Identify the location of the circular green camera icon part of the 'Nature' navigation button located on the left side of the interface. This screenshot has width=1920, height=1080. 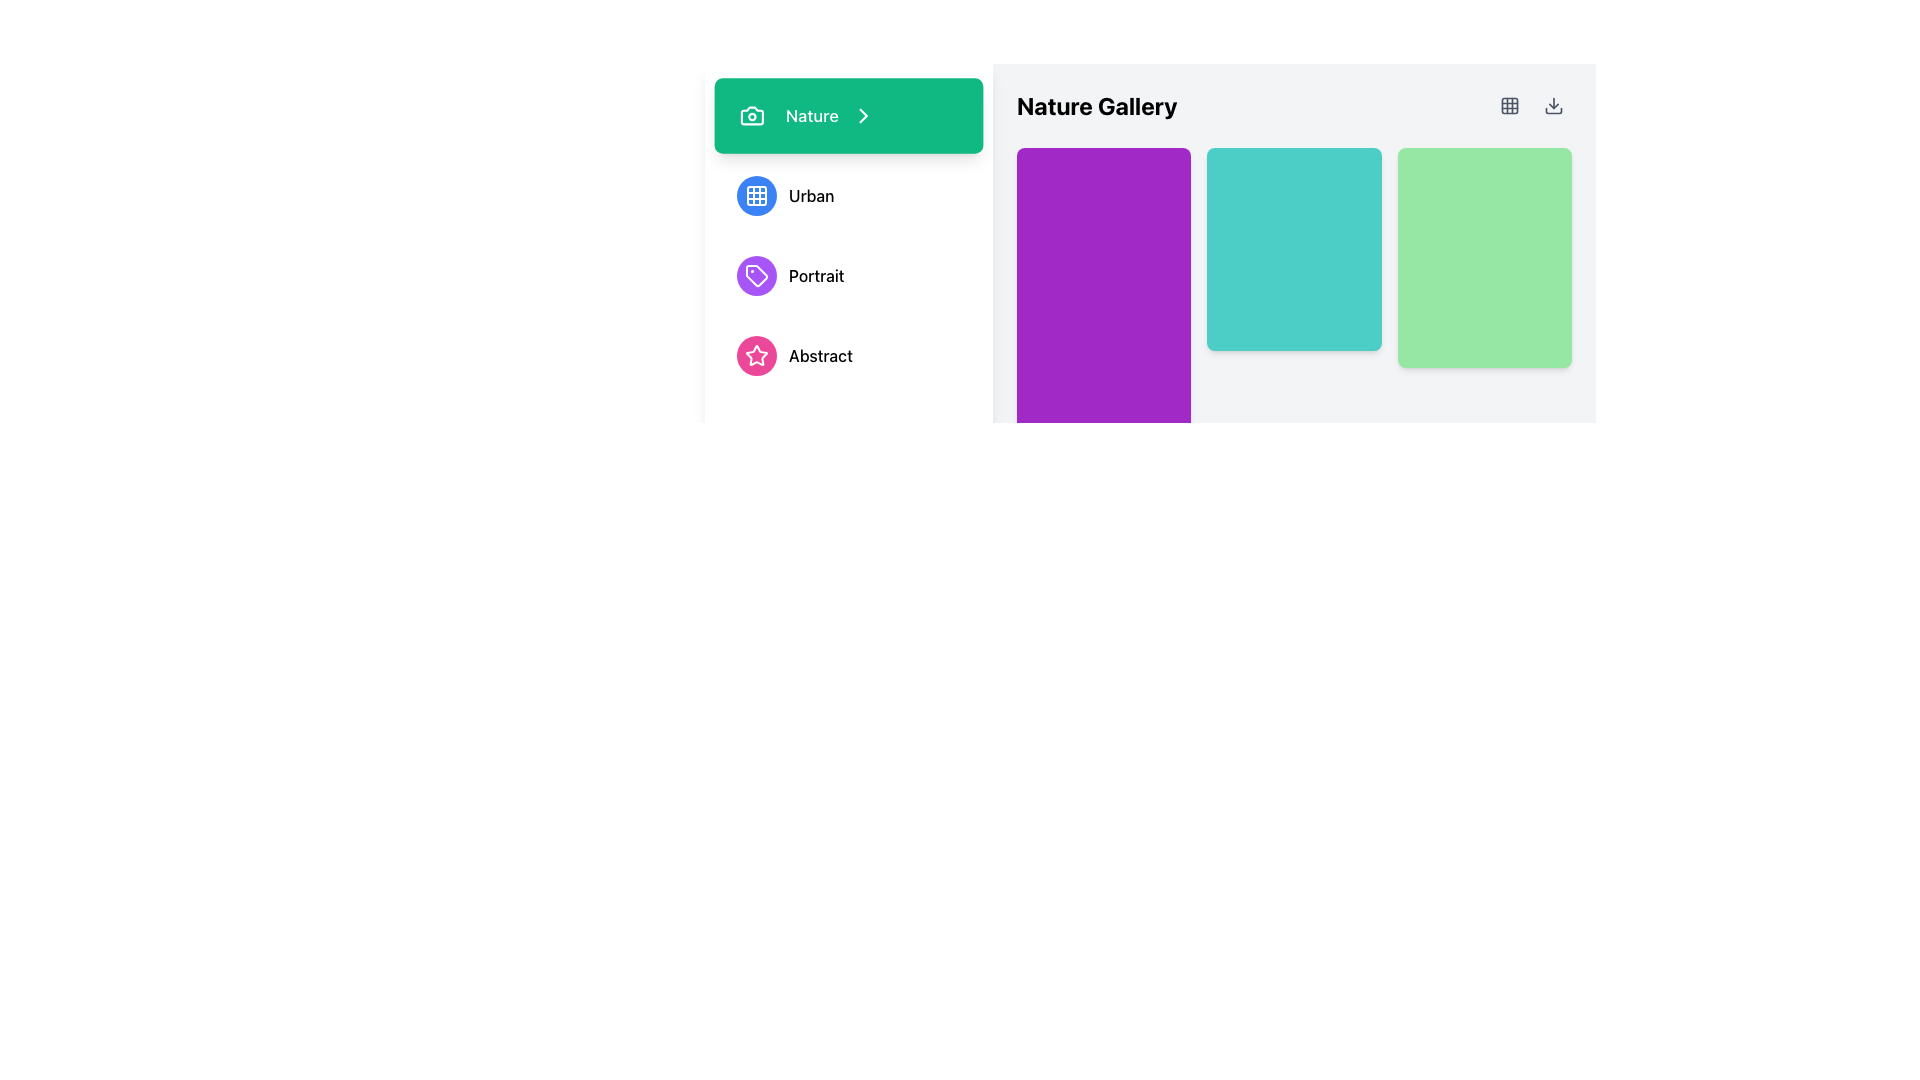
(751, 115).